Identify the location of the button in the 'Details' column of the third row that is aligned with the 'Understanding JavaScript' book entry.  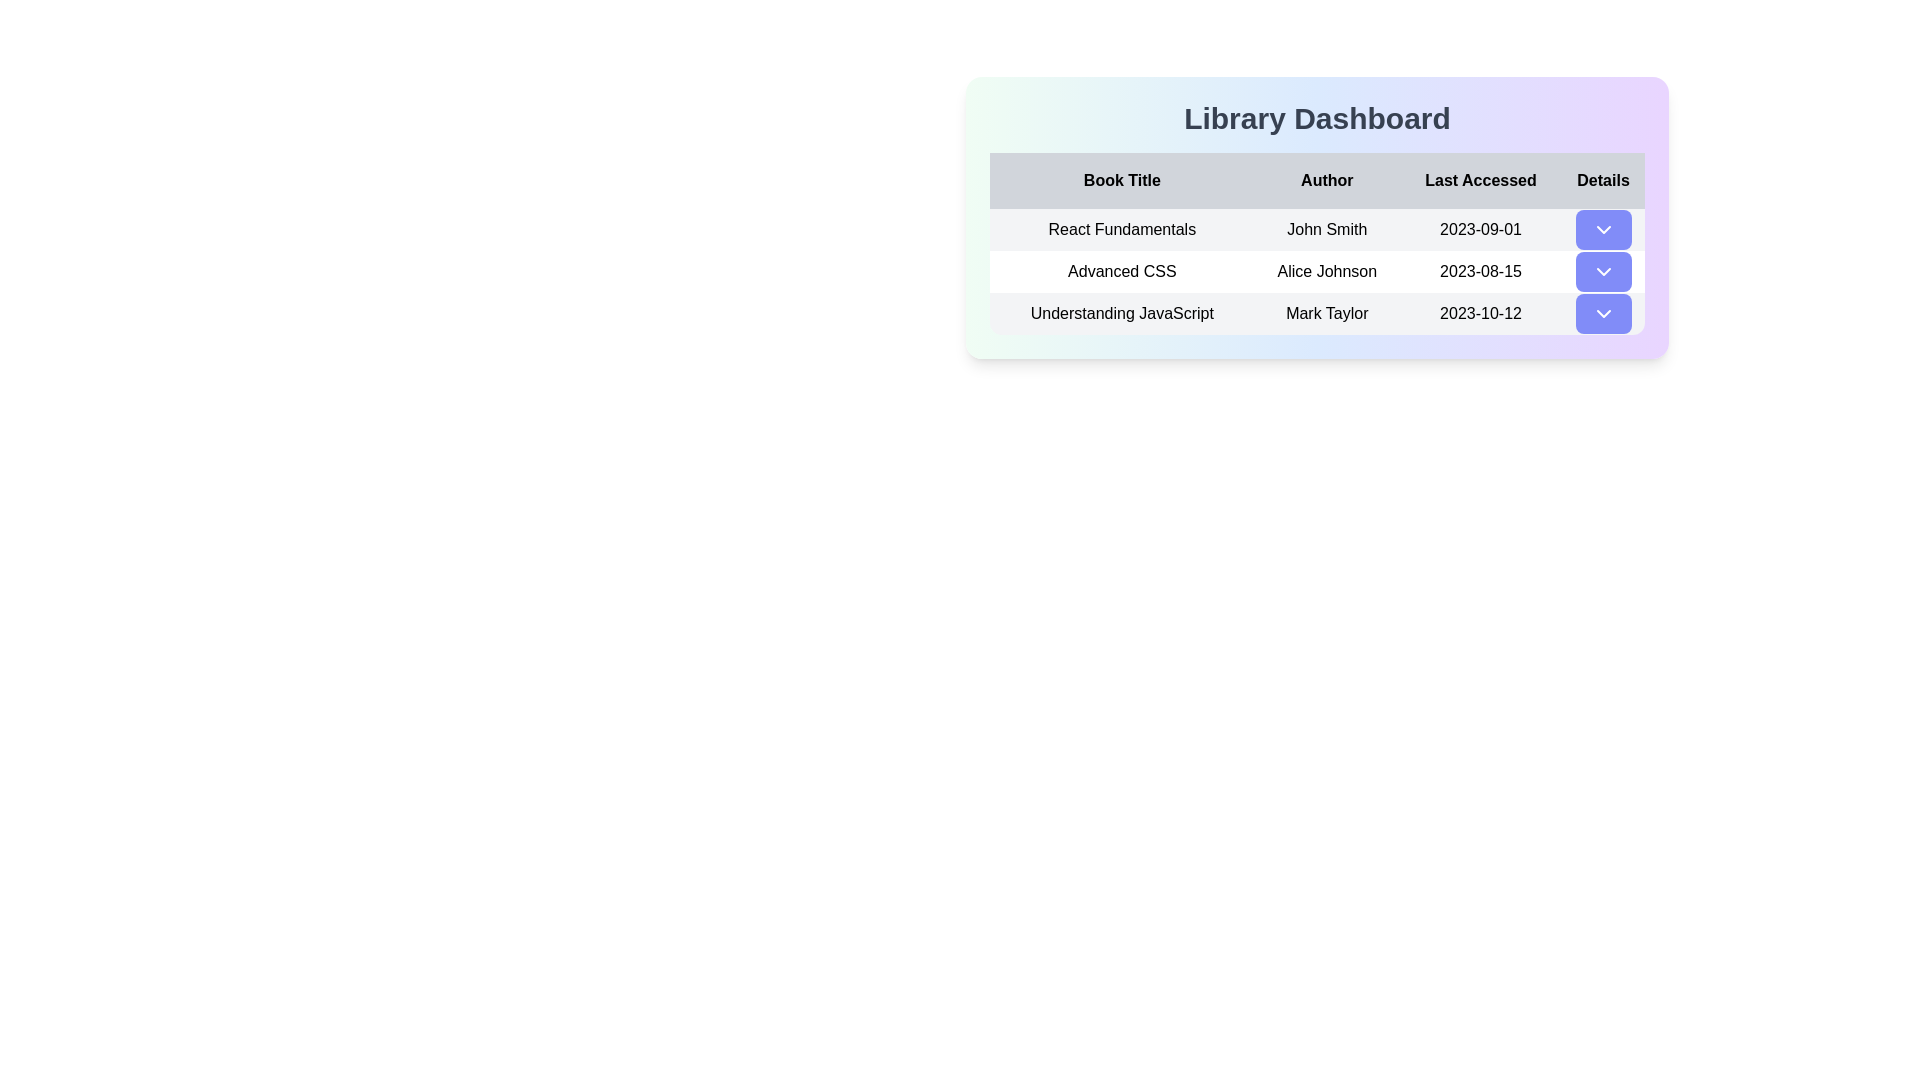
(1603, 313).